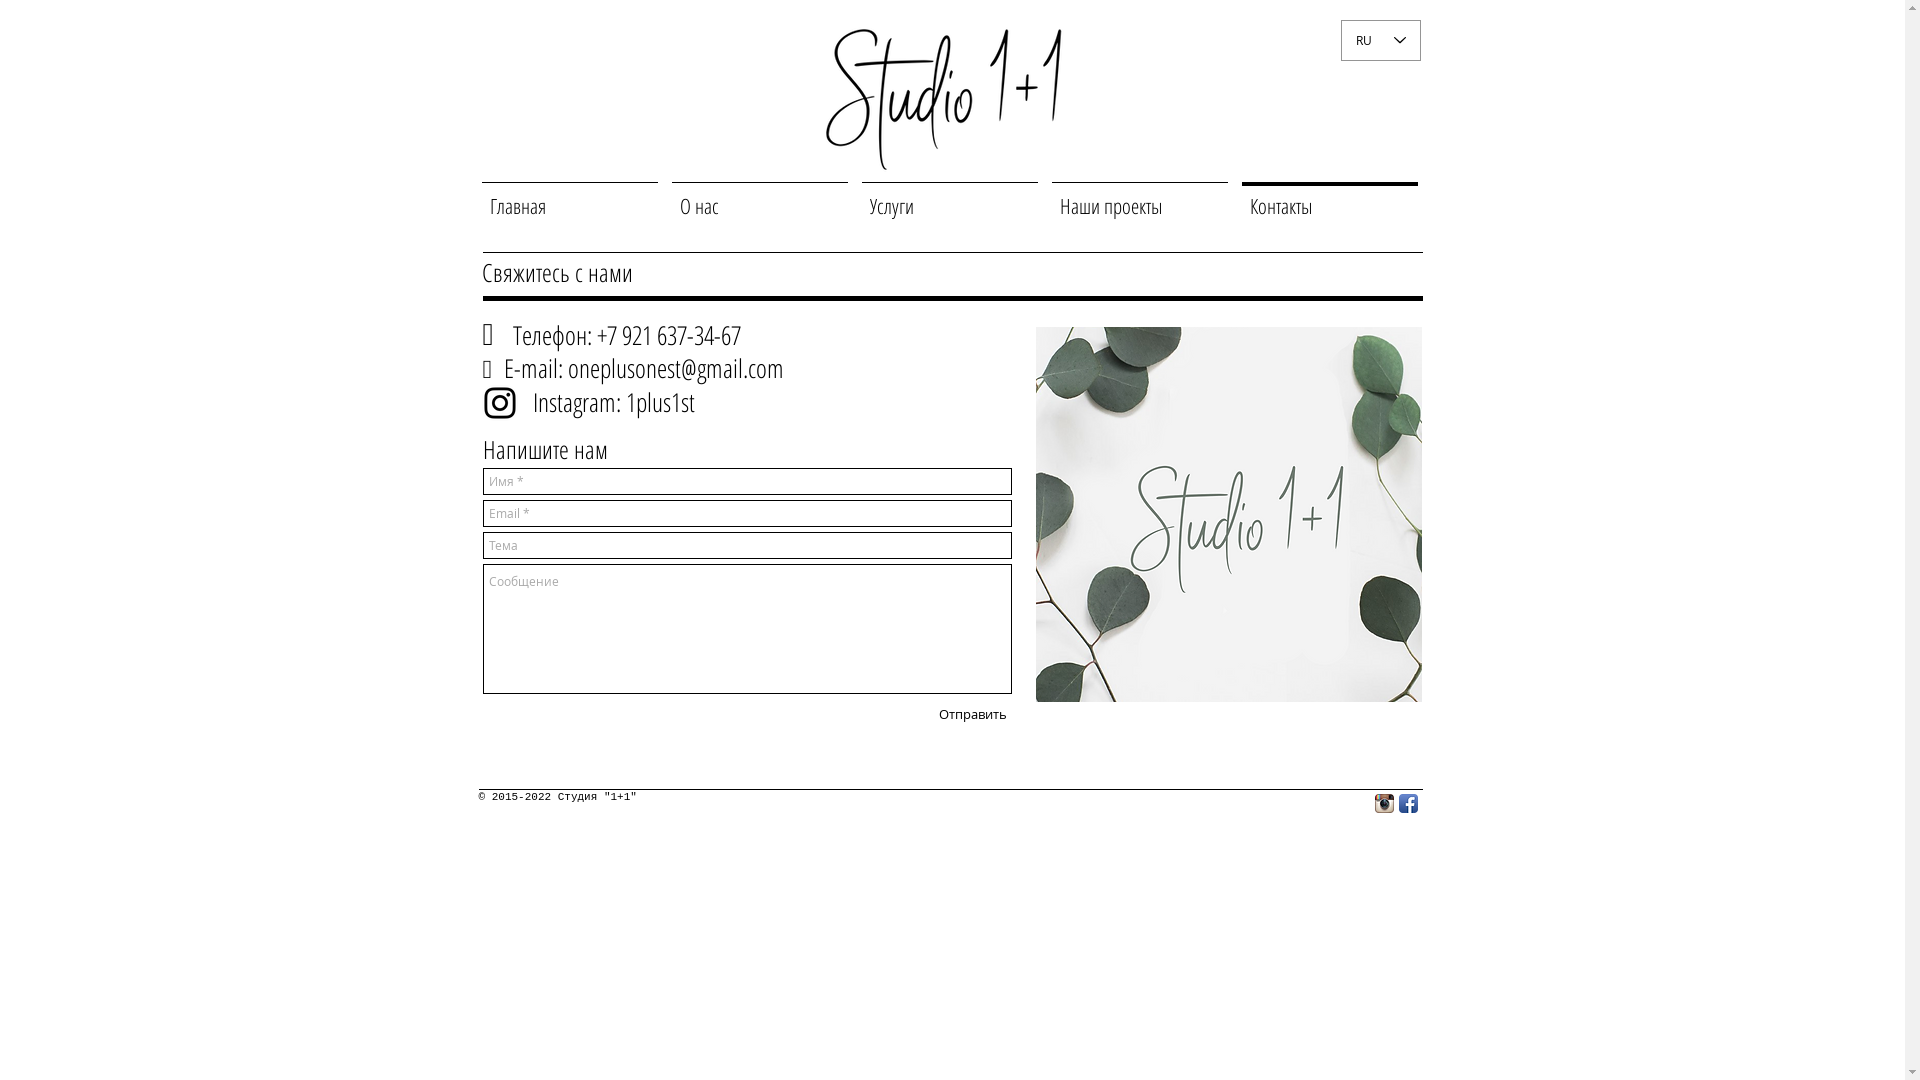 The image size is (1920, 1080). Describe the element at coordinates (676, 367) in the screenshot. I see `'oneplusonest@gmail.com'` at that location.